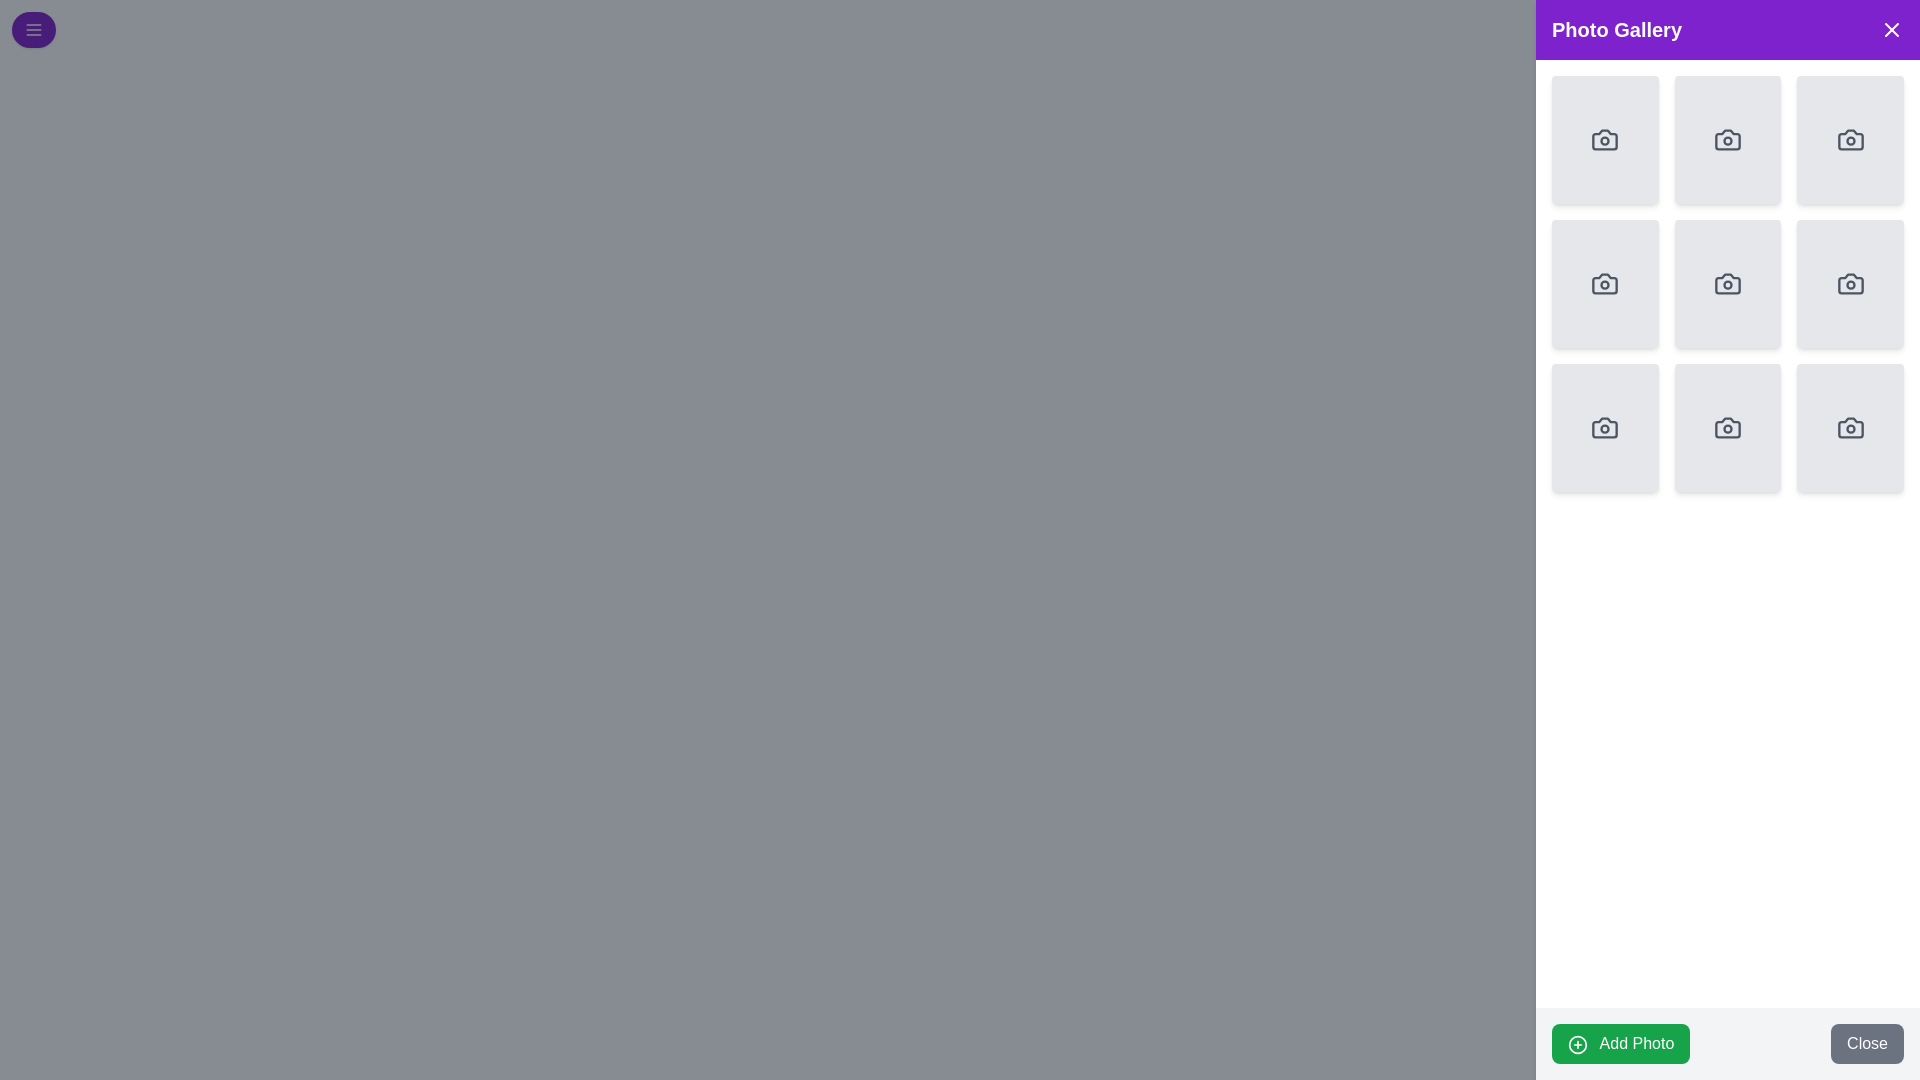 The height and width of the screenshot is (1080, 1920). Describe the element at coordinates (1849, 138) in the screenshot. I see `the top portion of the gray camera icon located in the top-right grid cell of the 'Photo Gallery' panel` at that location.